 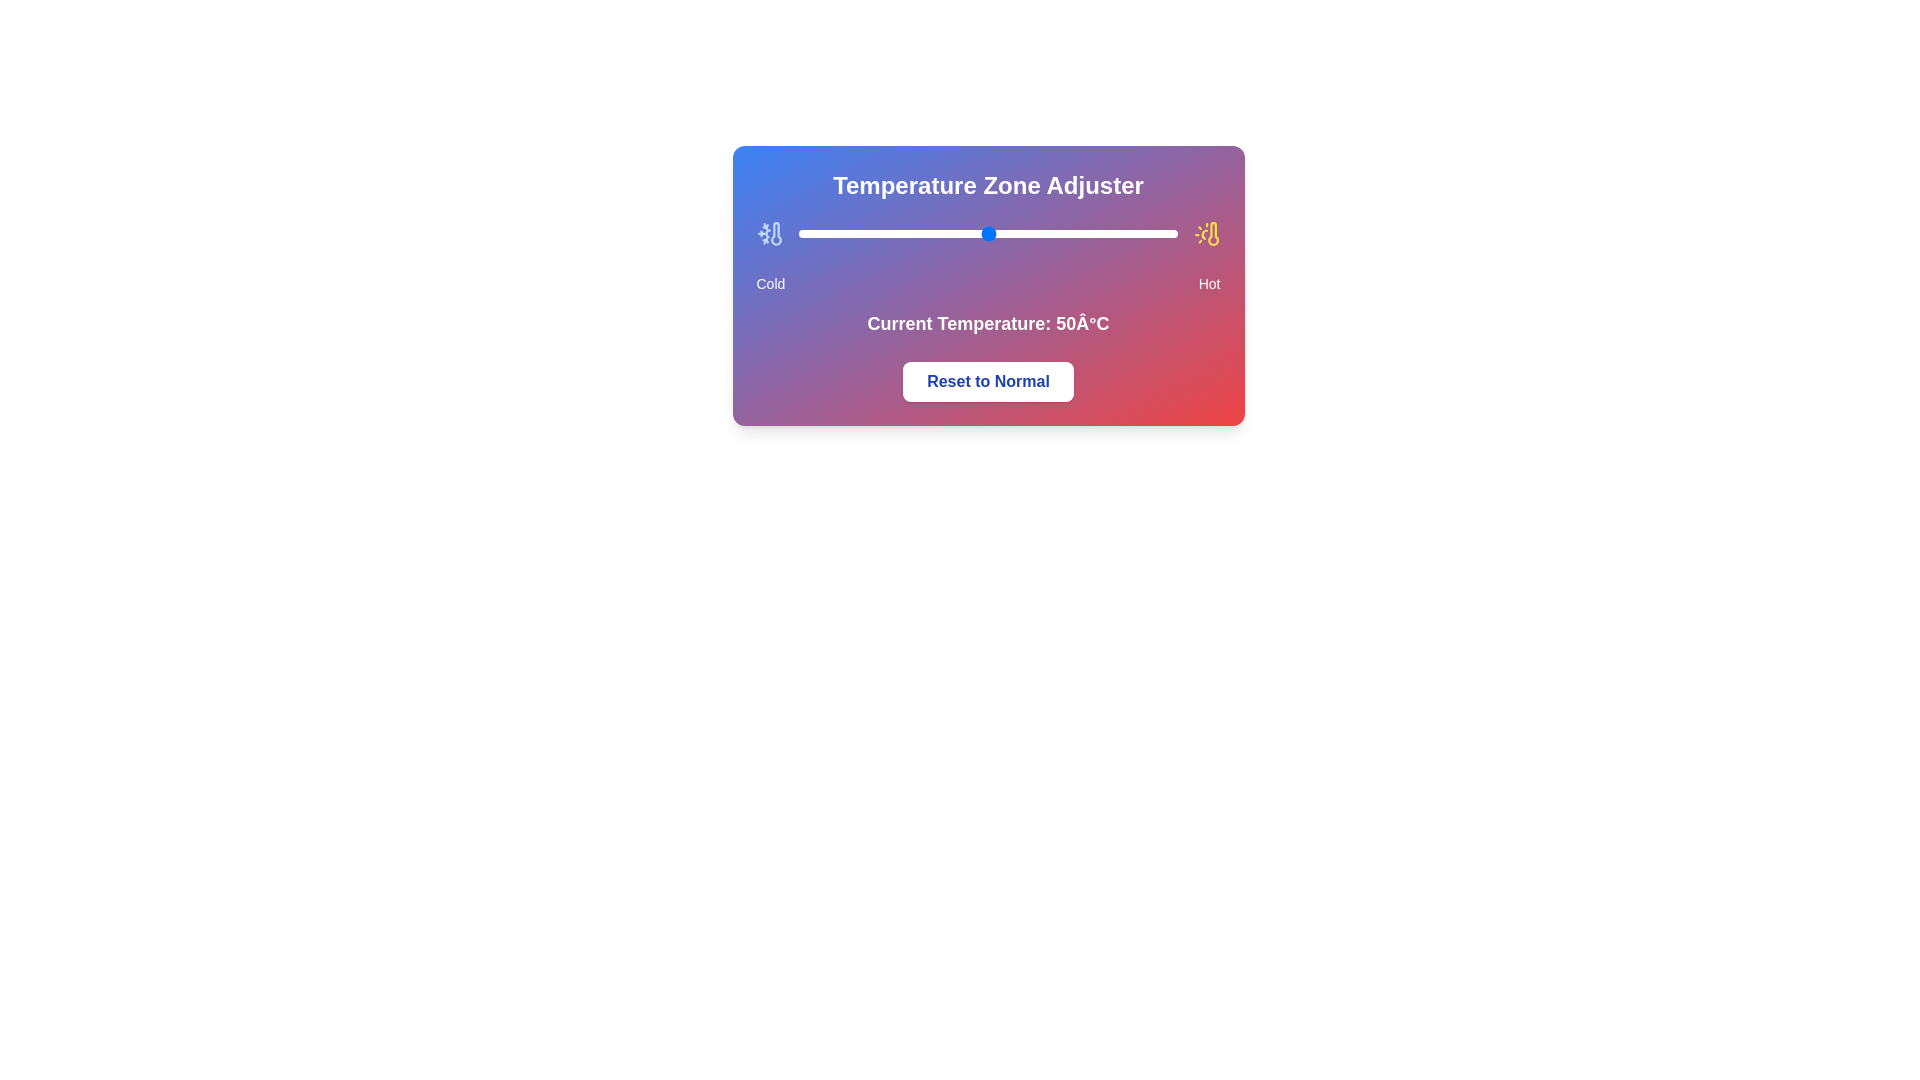 What do you see at coordinates (851, 233) in the screenshot?
I see `the temperature to 14°C by moving the slider` at bounding box center [851, 233].